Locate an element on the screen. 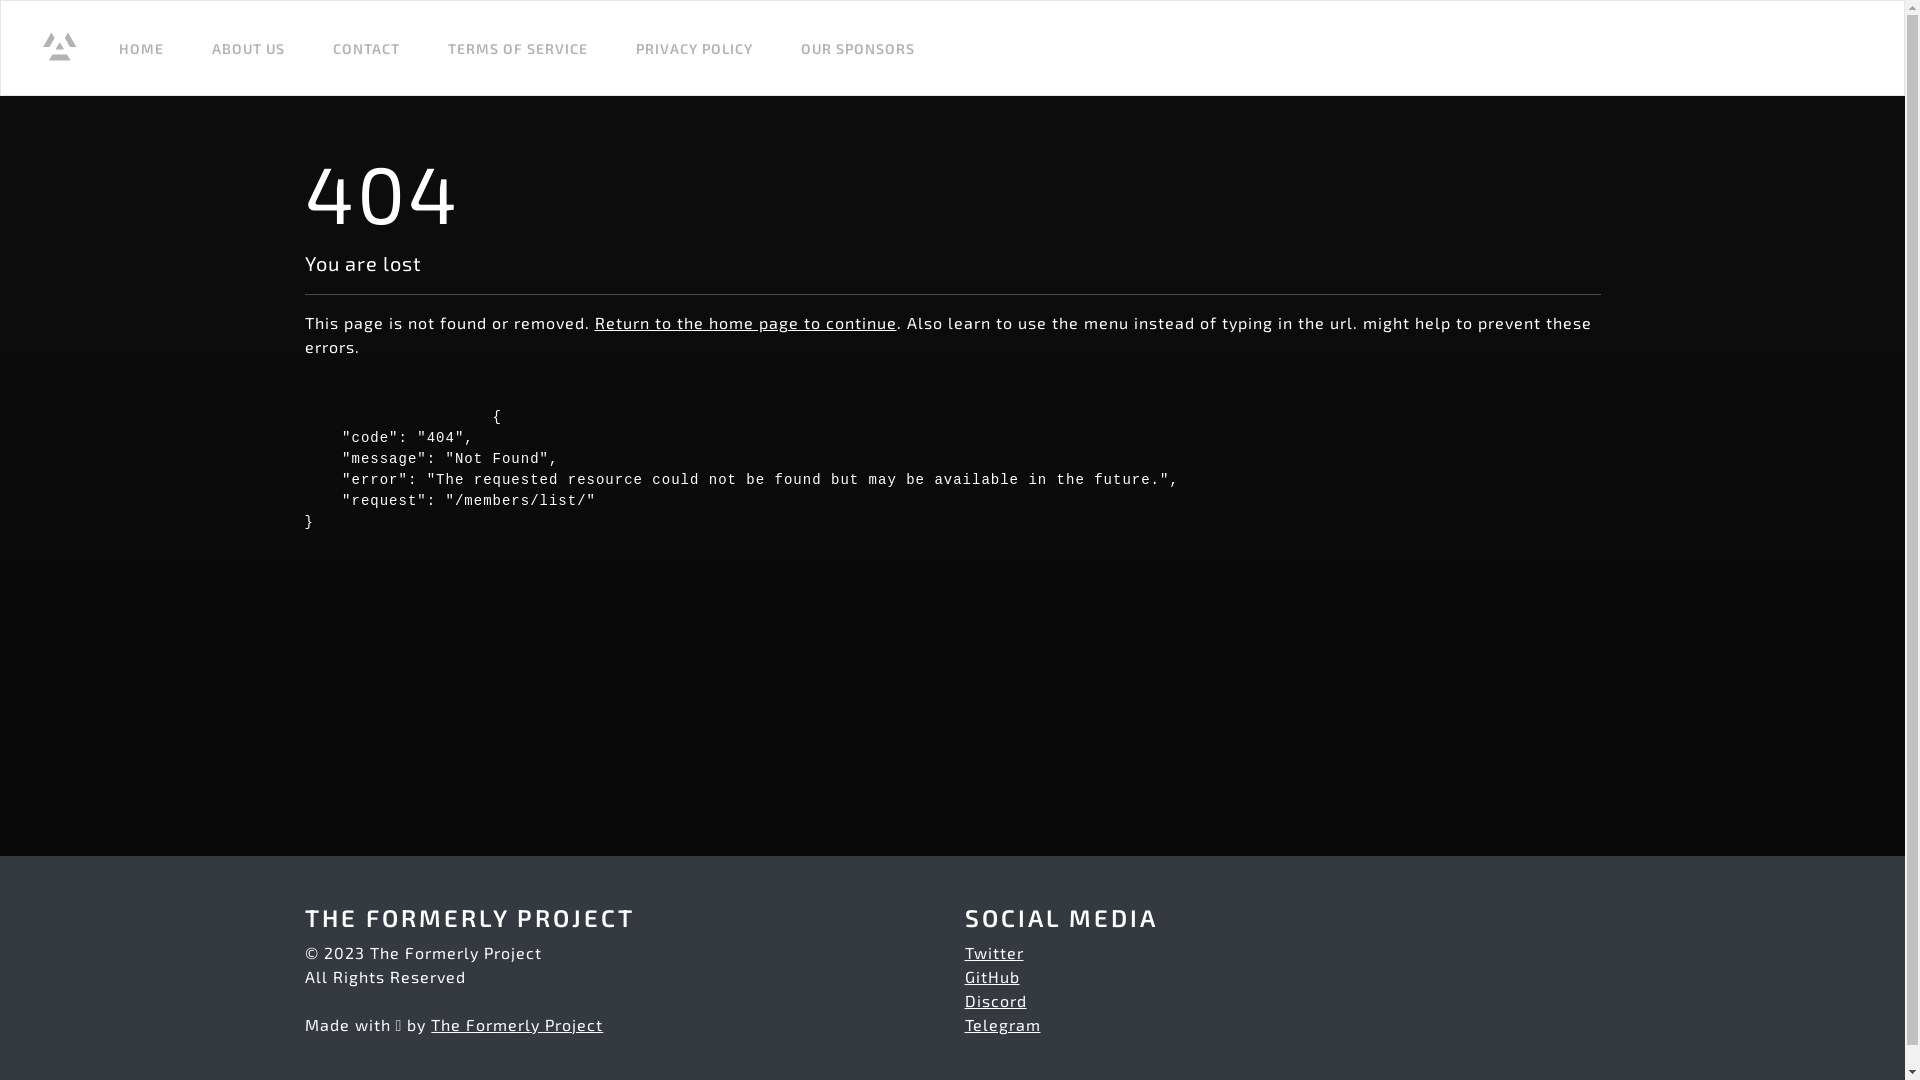  'Return to the home page to continue' is located at coordinates (743, 321).